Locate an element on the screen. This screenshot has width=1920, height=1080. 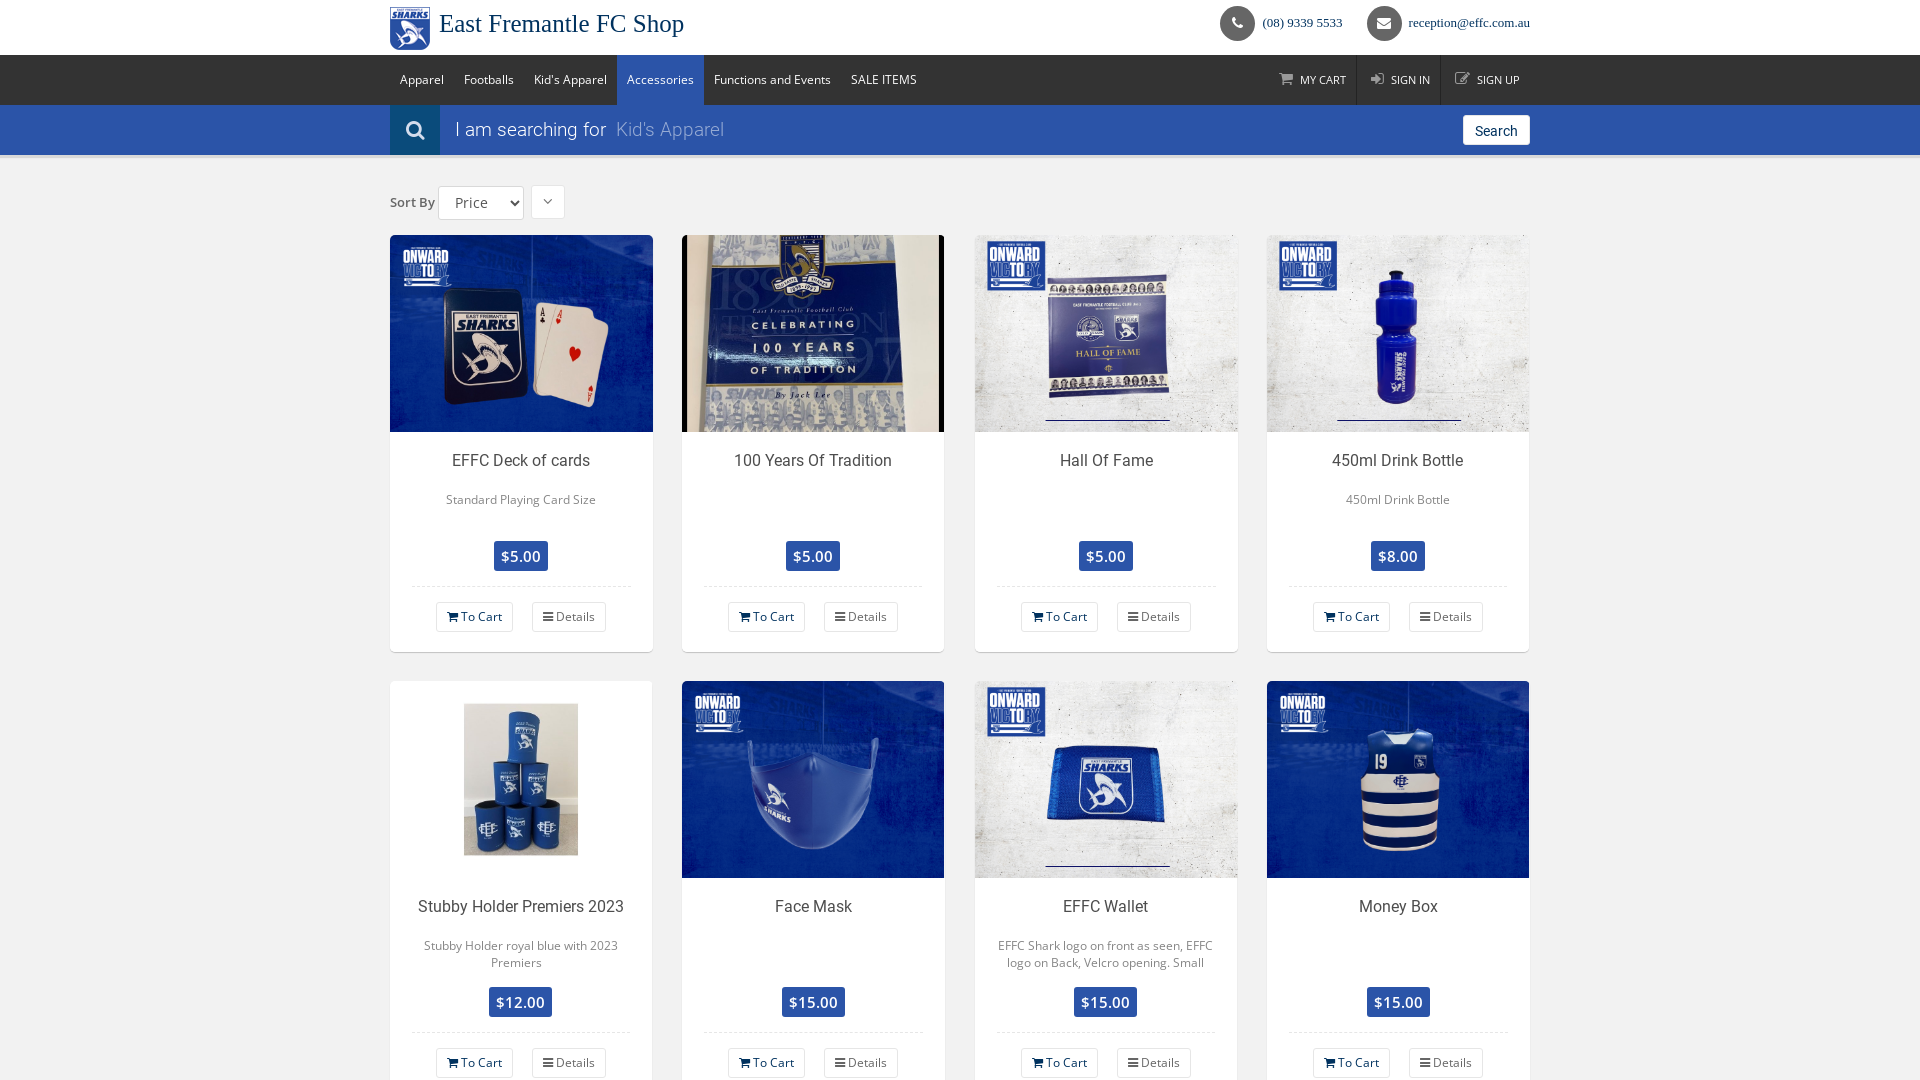
'Footballs' is located at coordinates (489, 79).